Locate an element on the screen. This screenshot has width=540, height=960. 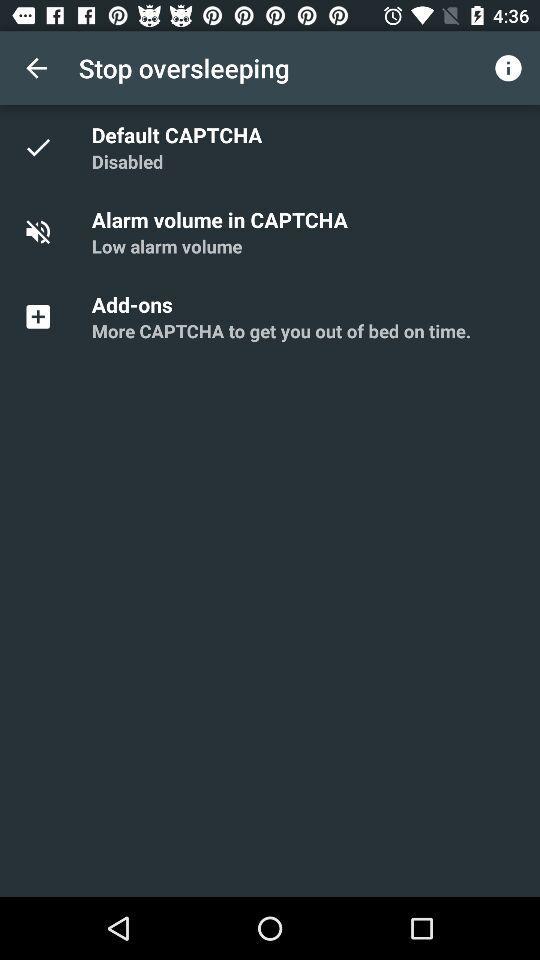
the icon at the top right corner is located at coordinates (508, 68).